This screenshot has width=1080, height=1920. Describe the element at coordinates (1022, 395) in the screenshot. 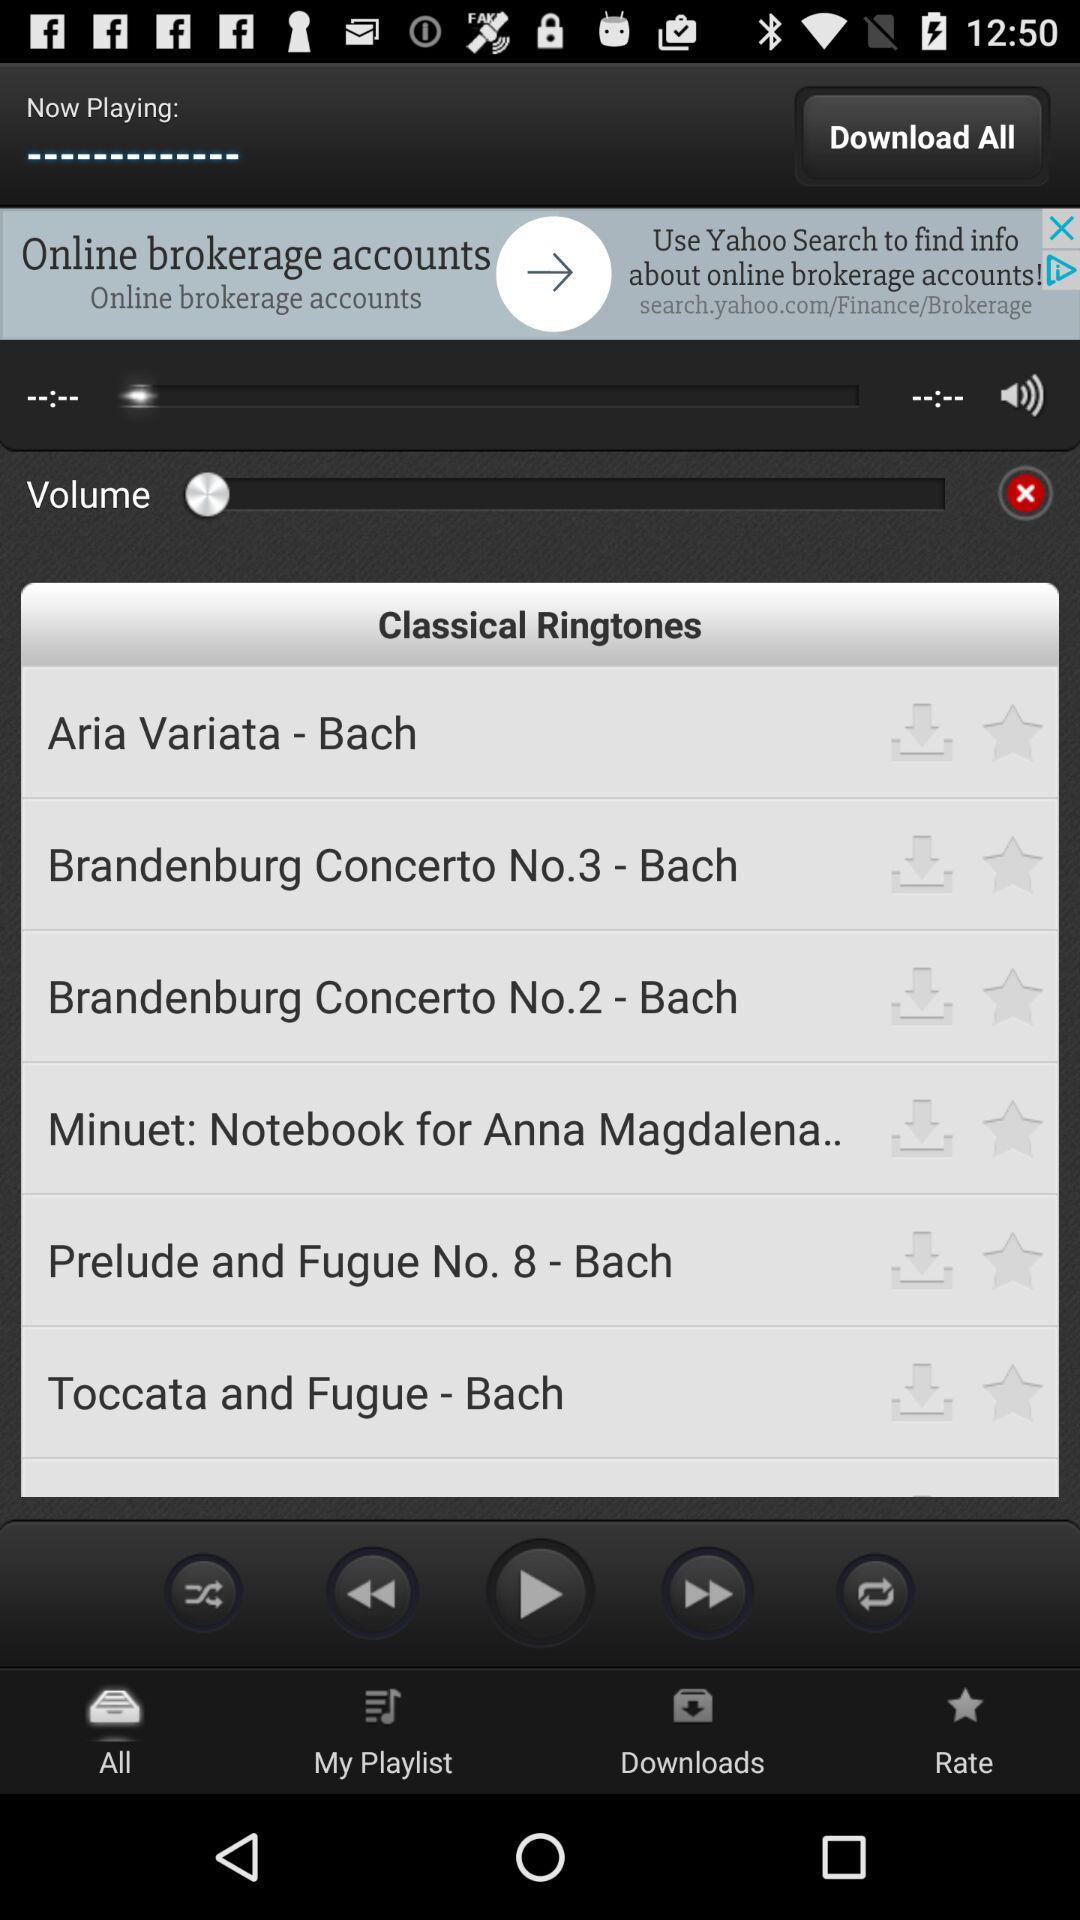

I see `volume` at that location.